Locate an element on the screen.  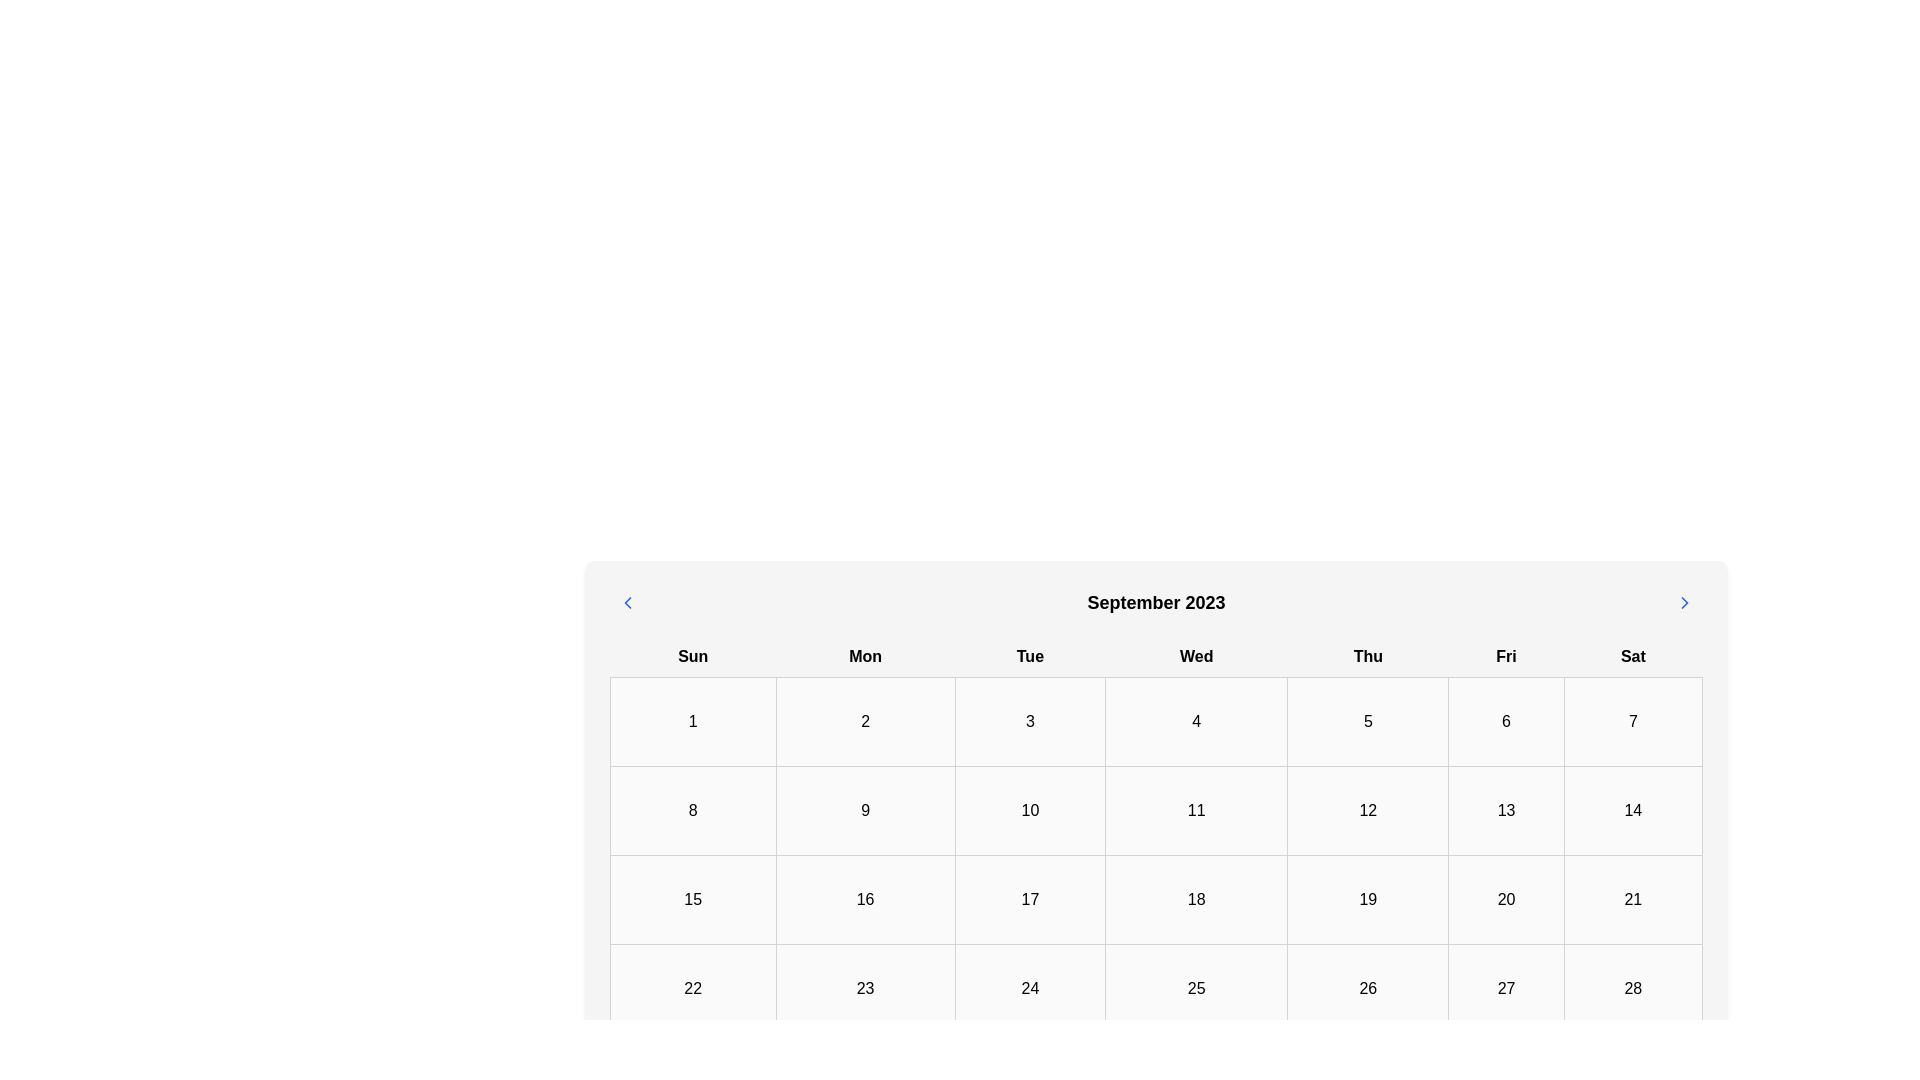
the Calendar Date Cell displaying '24' is located at coordinates (1030, 987).